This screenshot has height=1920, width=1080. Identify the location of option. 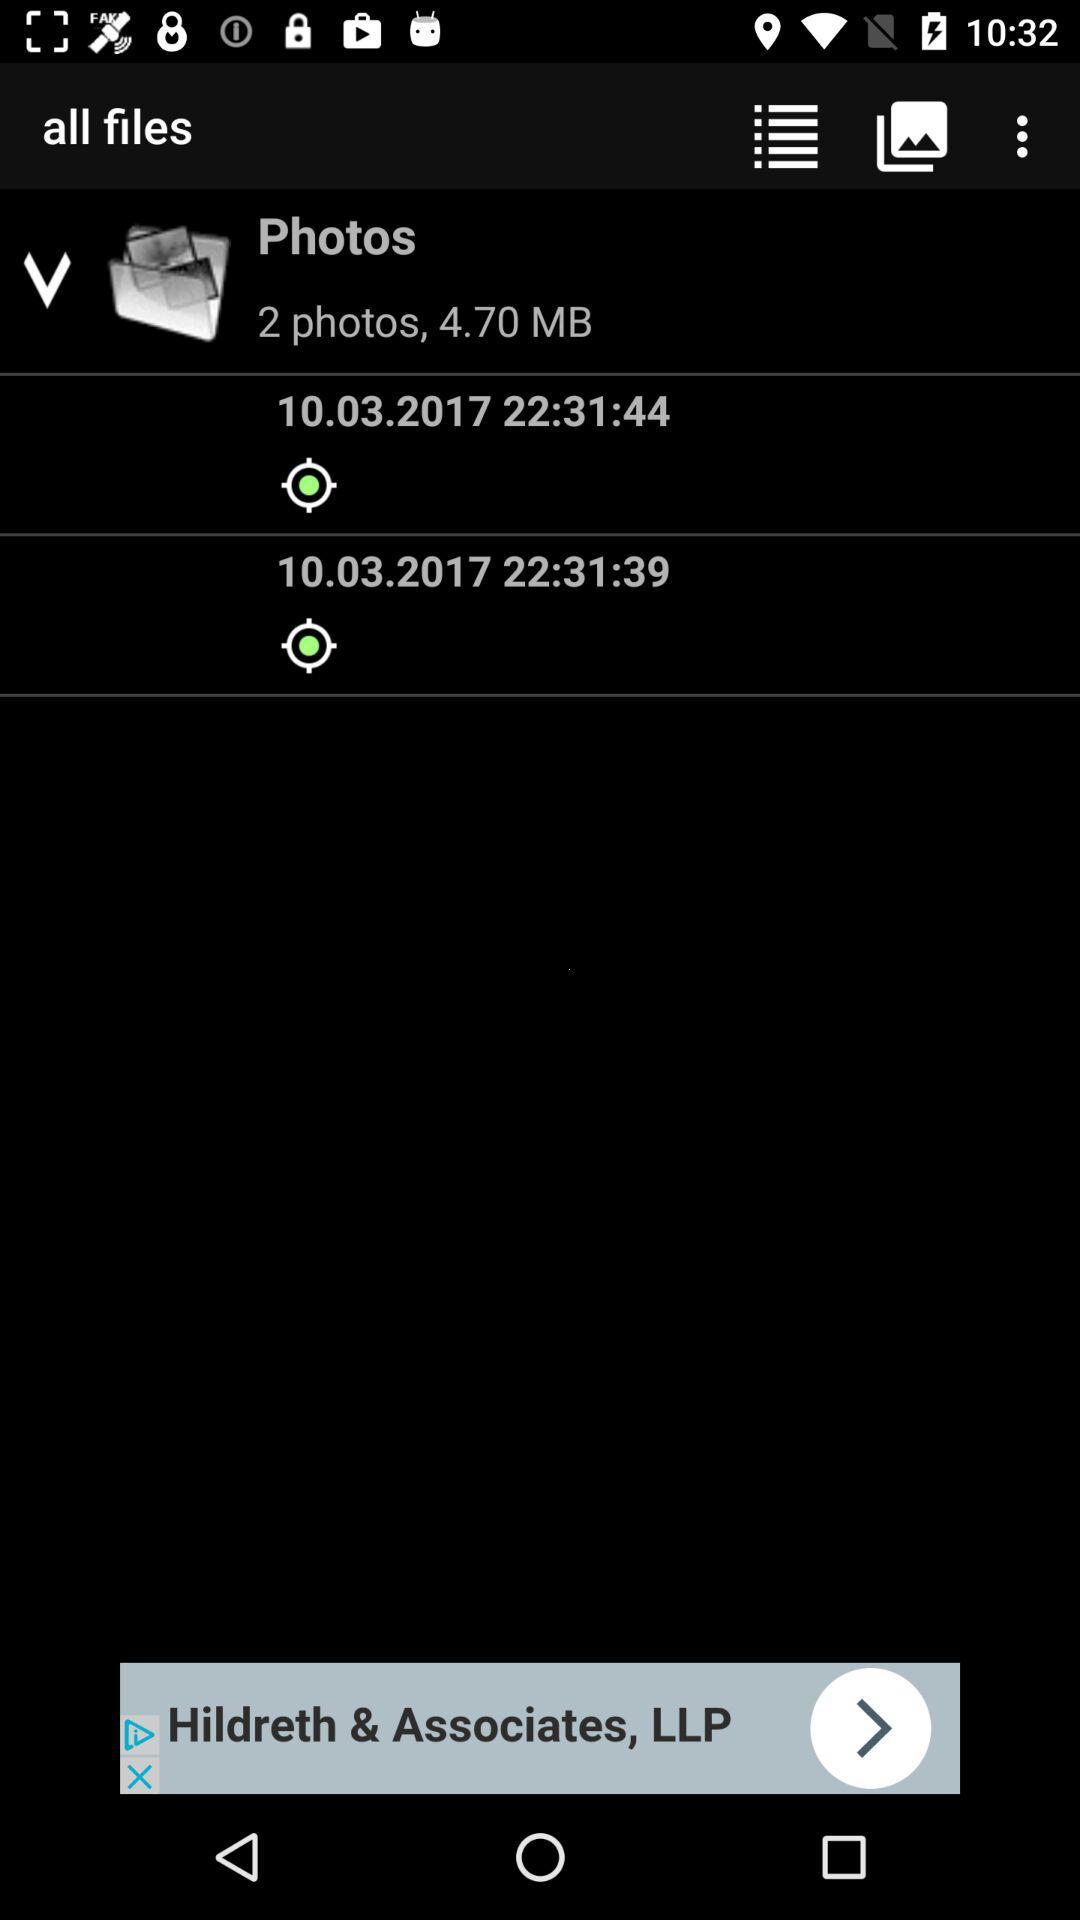
(540, 1727).